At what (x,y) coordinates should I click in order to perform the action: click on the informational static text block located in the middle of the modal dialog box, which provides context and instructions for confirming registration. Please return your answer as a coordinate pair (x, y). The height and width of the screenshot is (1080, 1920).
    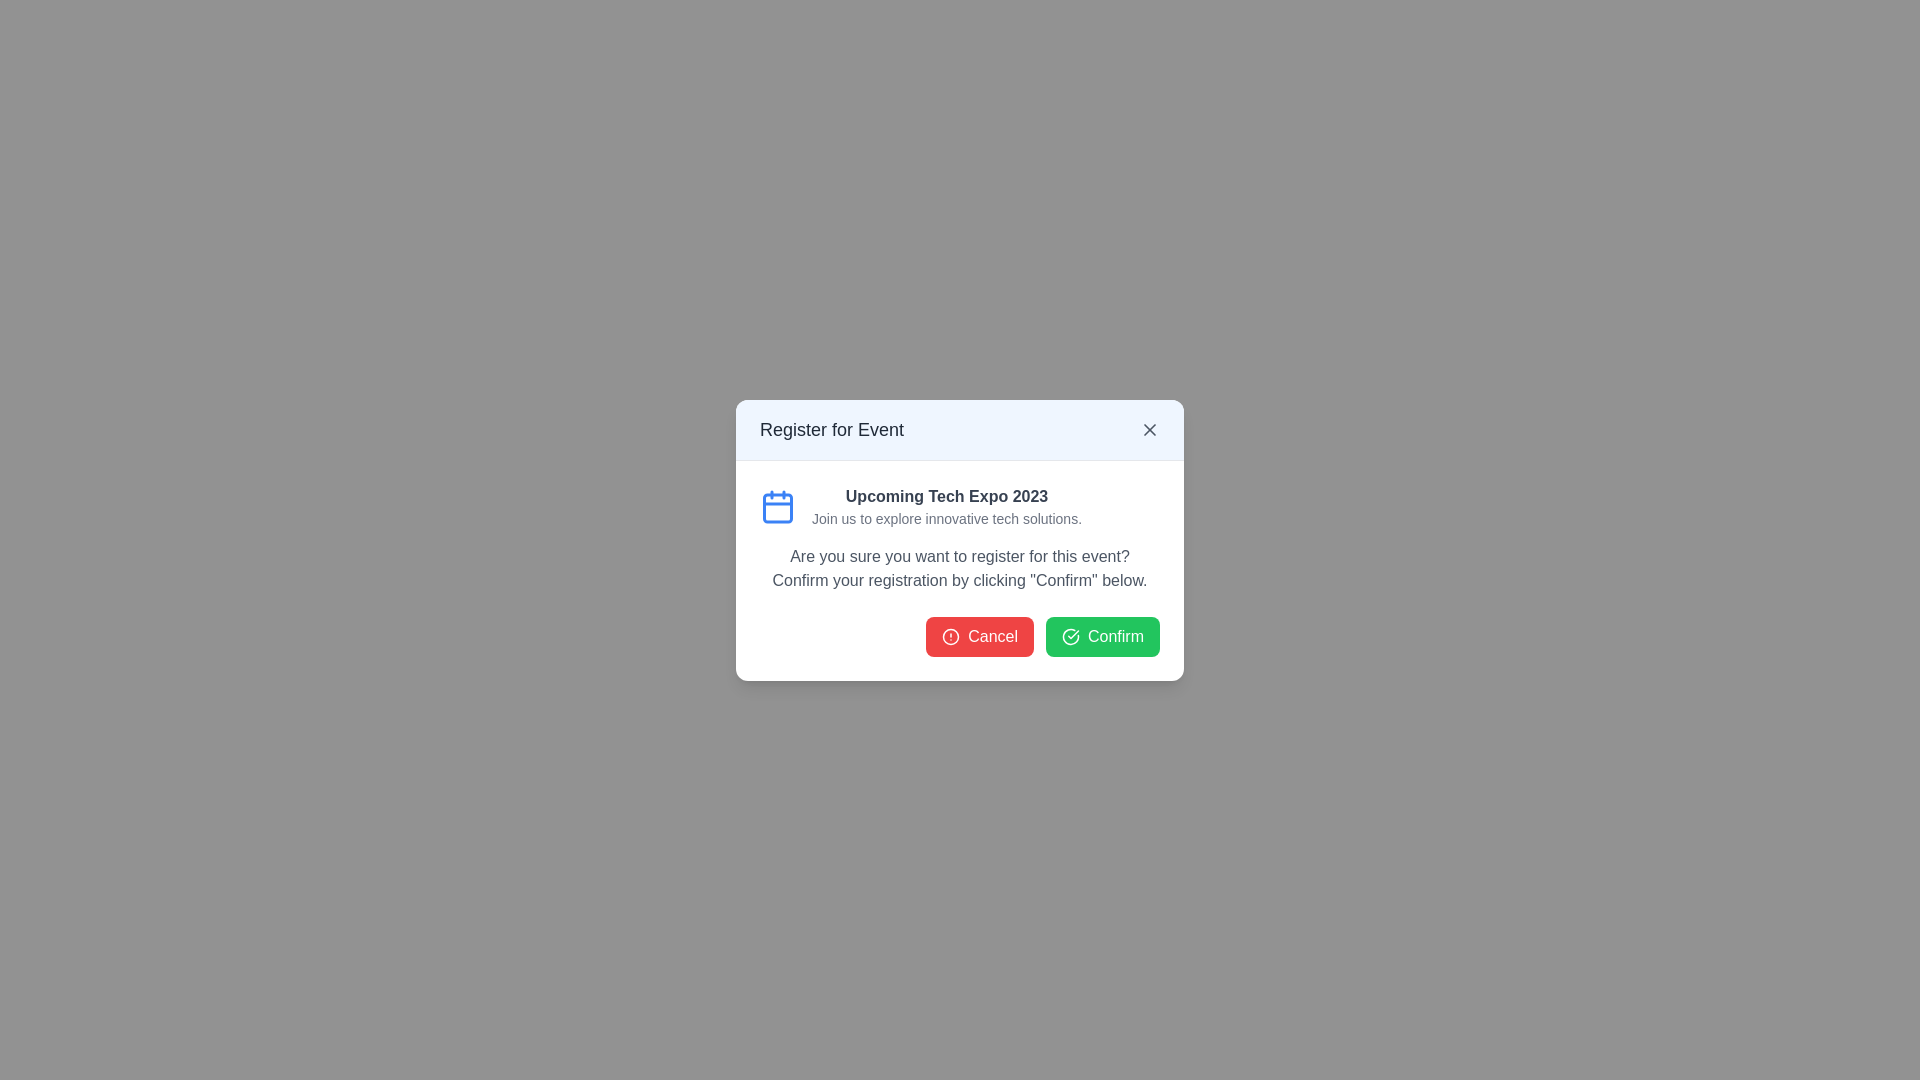
    Looking at the image, I should click on (960, 568).